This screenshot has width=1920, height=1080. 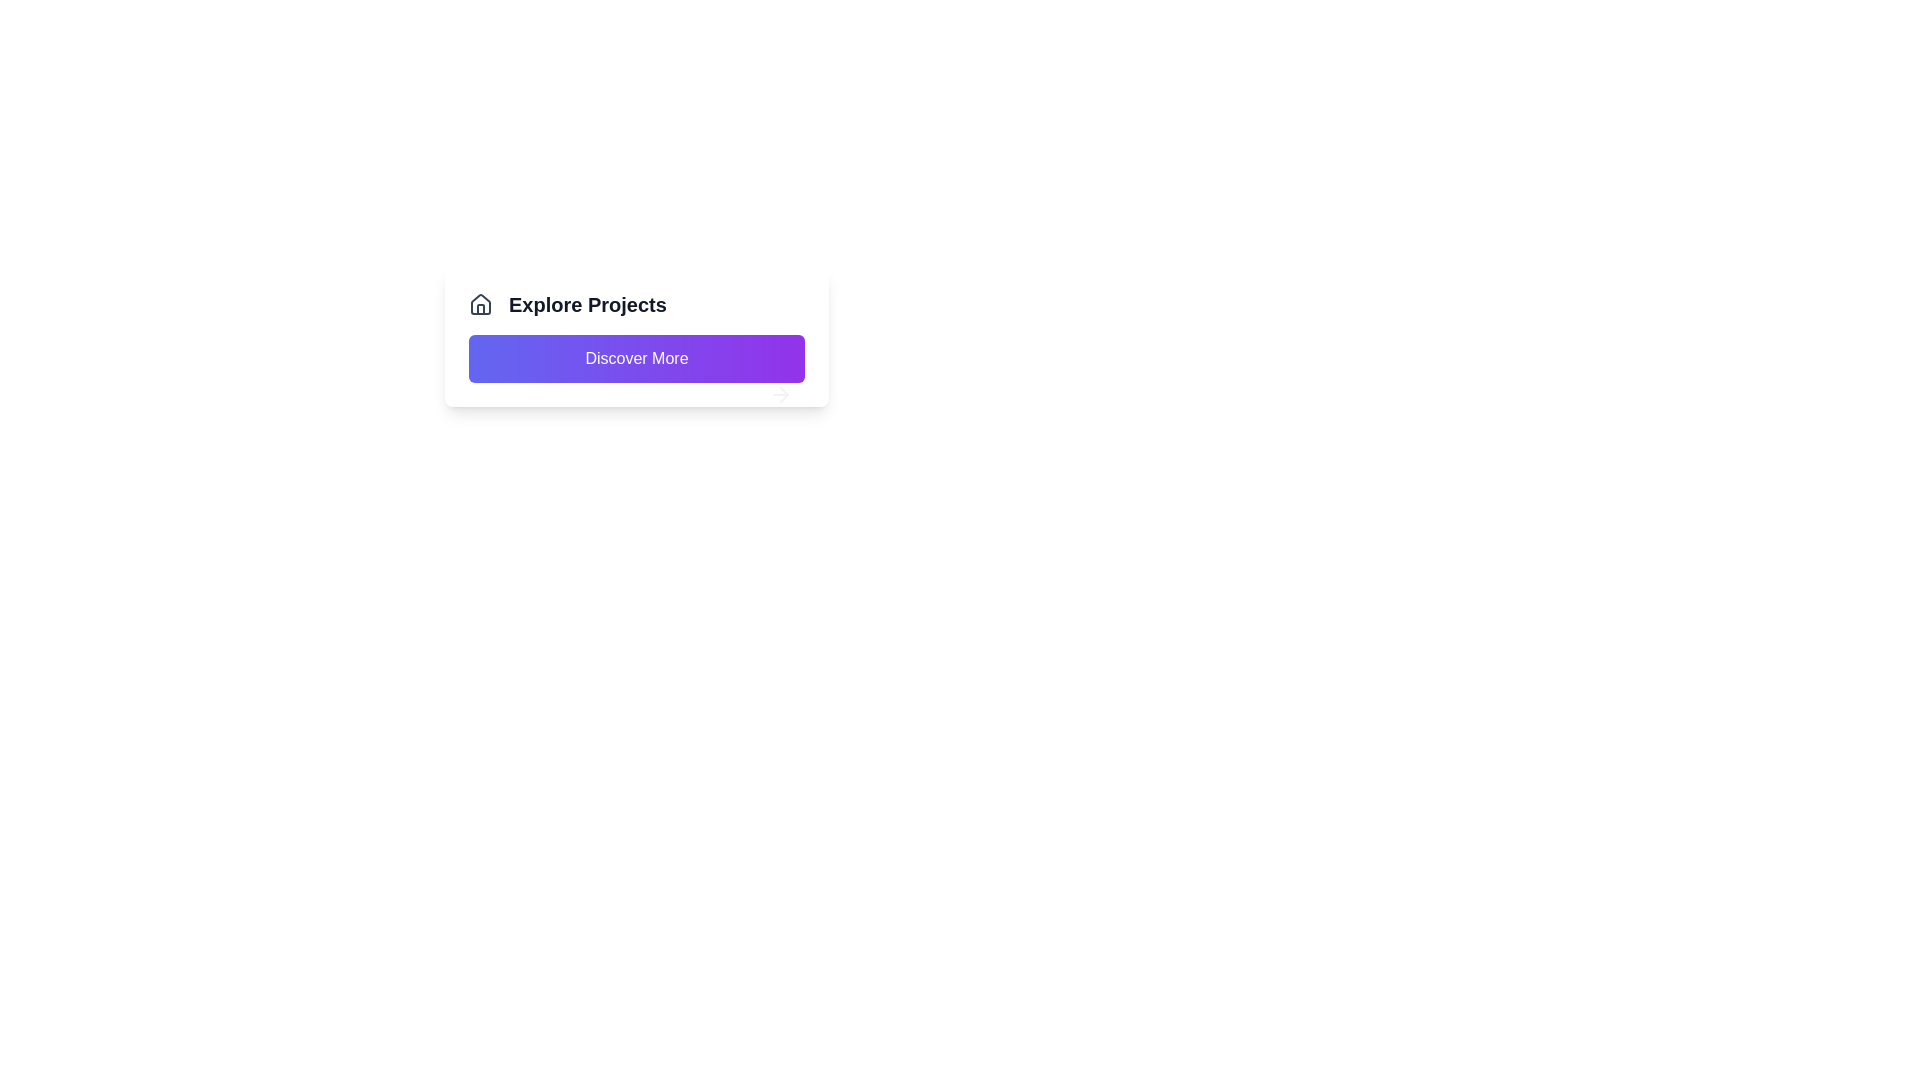 I want to click on the house icon element, which depicts the outline of the roof and walls, styled in gray and located to the left of the 'Explore Projects' text, so click(x=480, y=304).